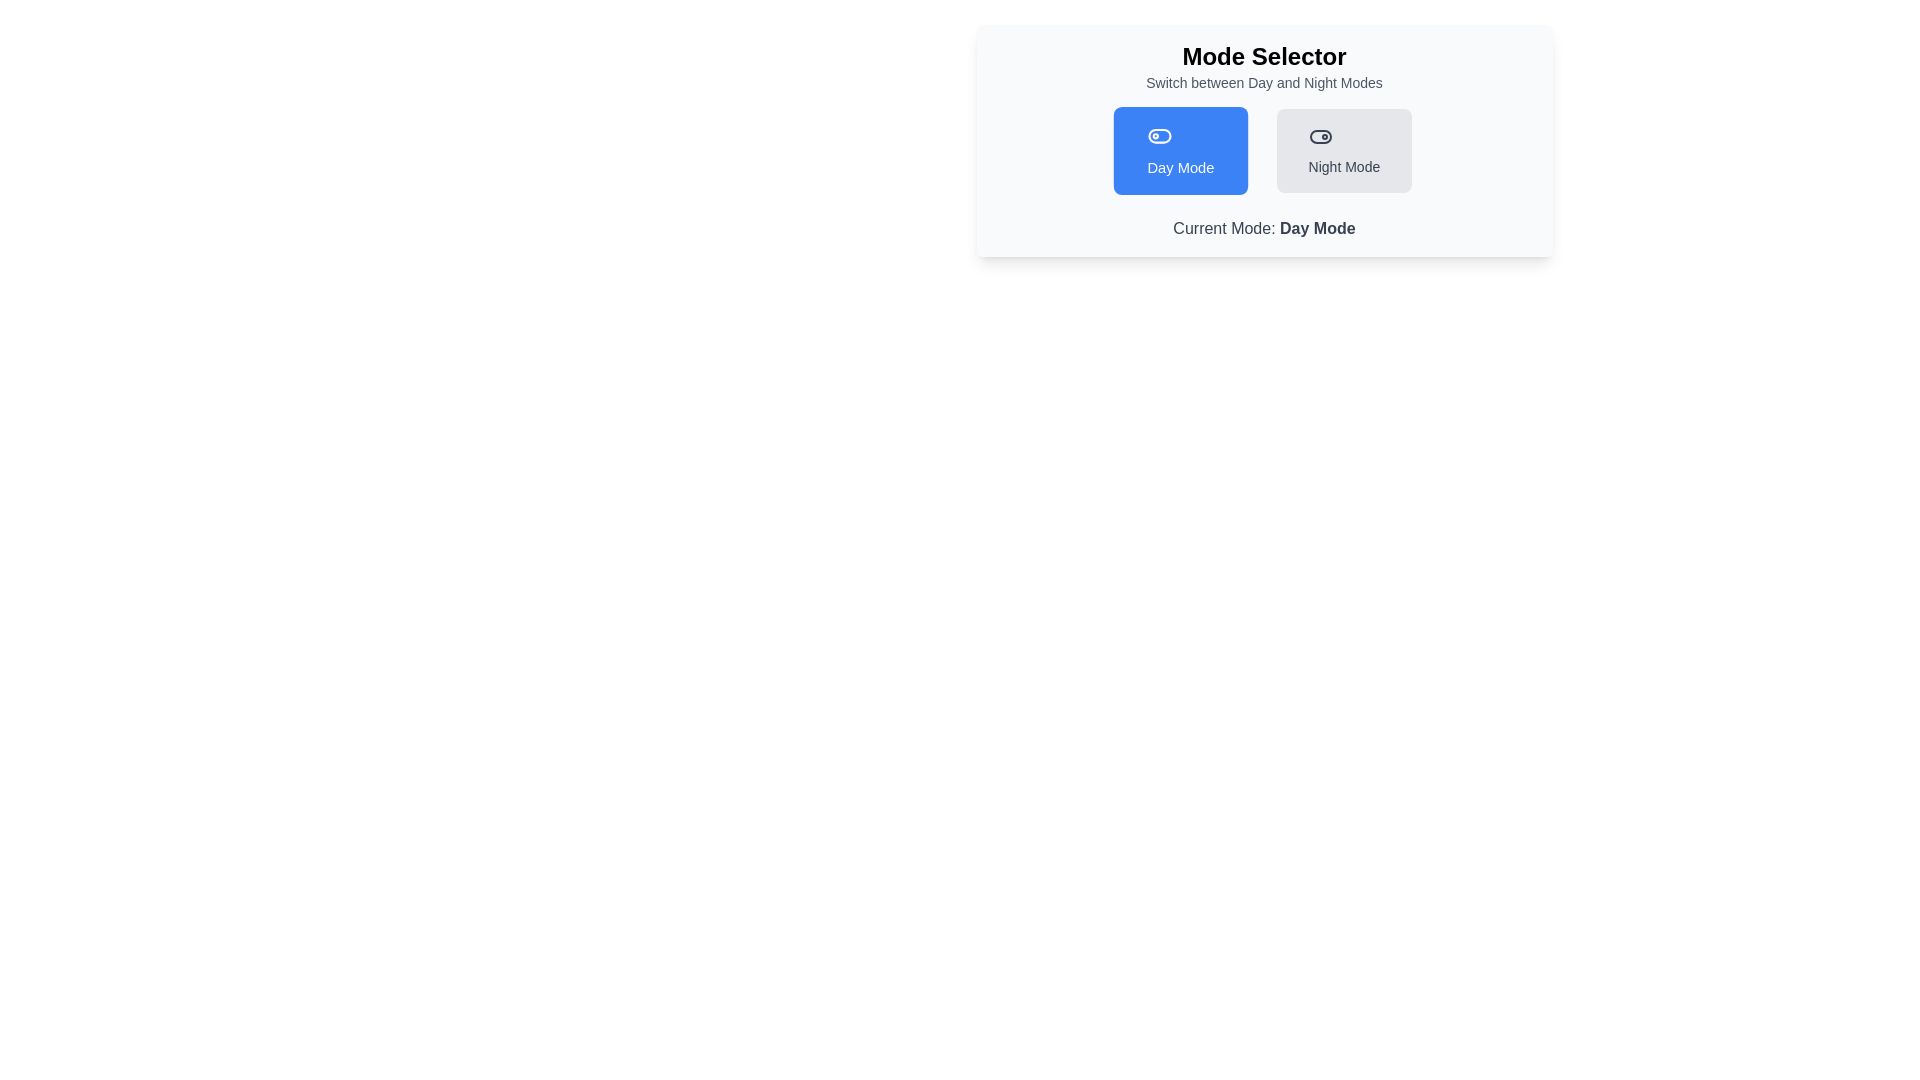 This screenshot has width=1920, height=1080. What do you see at coordinates (1180, 149) in the screenshot?
I see `the Day Mode button to observe its hover effect` at bounding box center [1180, 149].